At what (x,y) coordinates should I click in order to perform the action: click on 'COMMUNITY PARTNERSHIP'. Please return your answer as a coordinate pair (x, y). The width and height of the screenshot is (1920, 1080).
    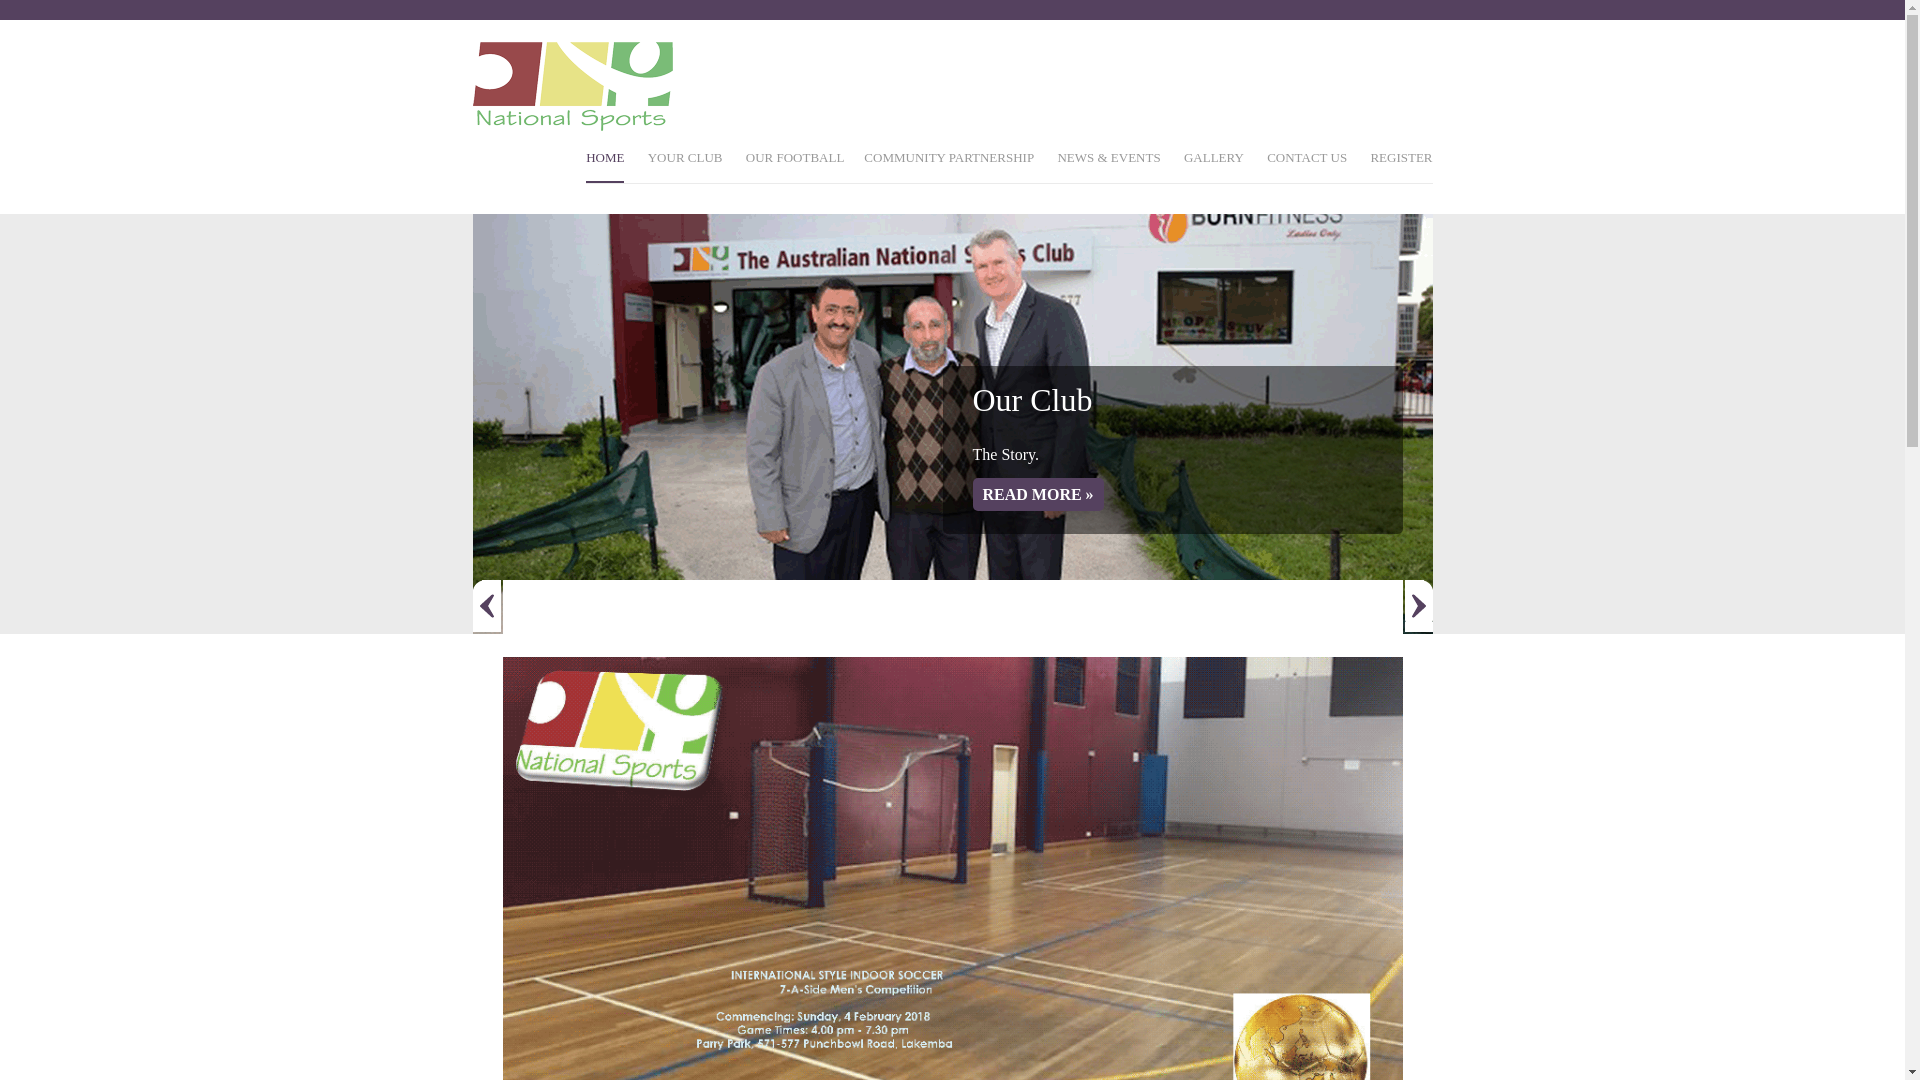
    Looking at the image, I should click on (864, 165).